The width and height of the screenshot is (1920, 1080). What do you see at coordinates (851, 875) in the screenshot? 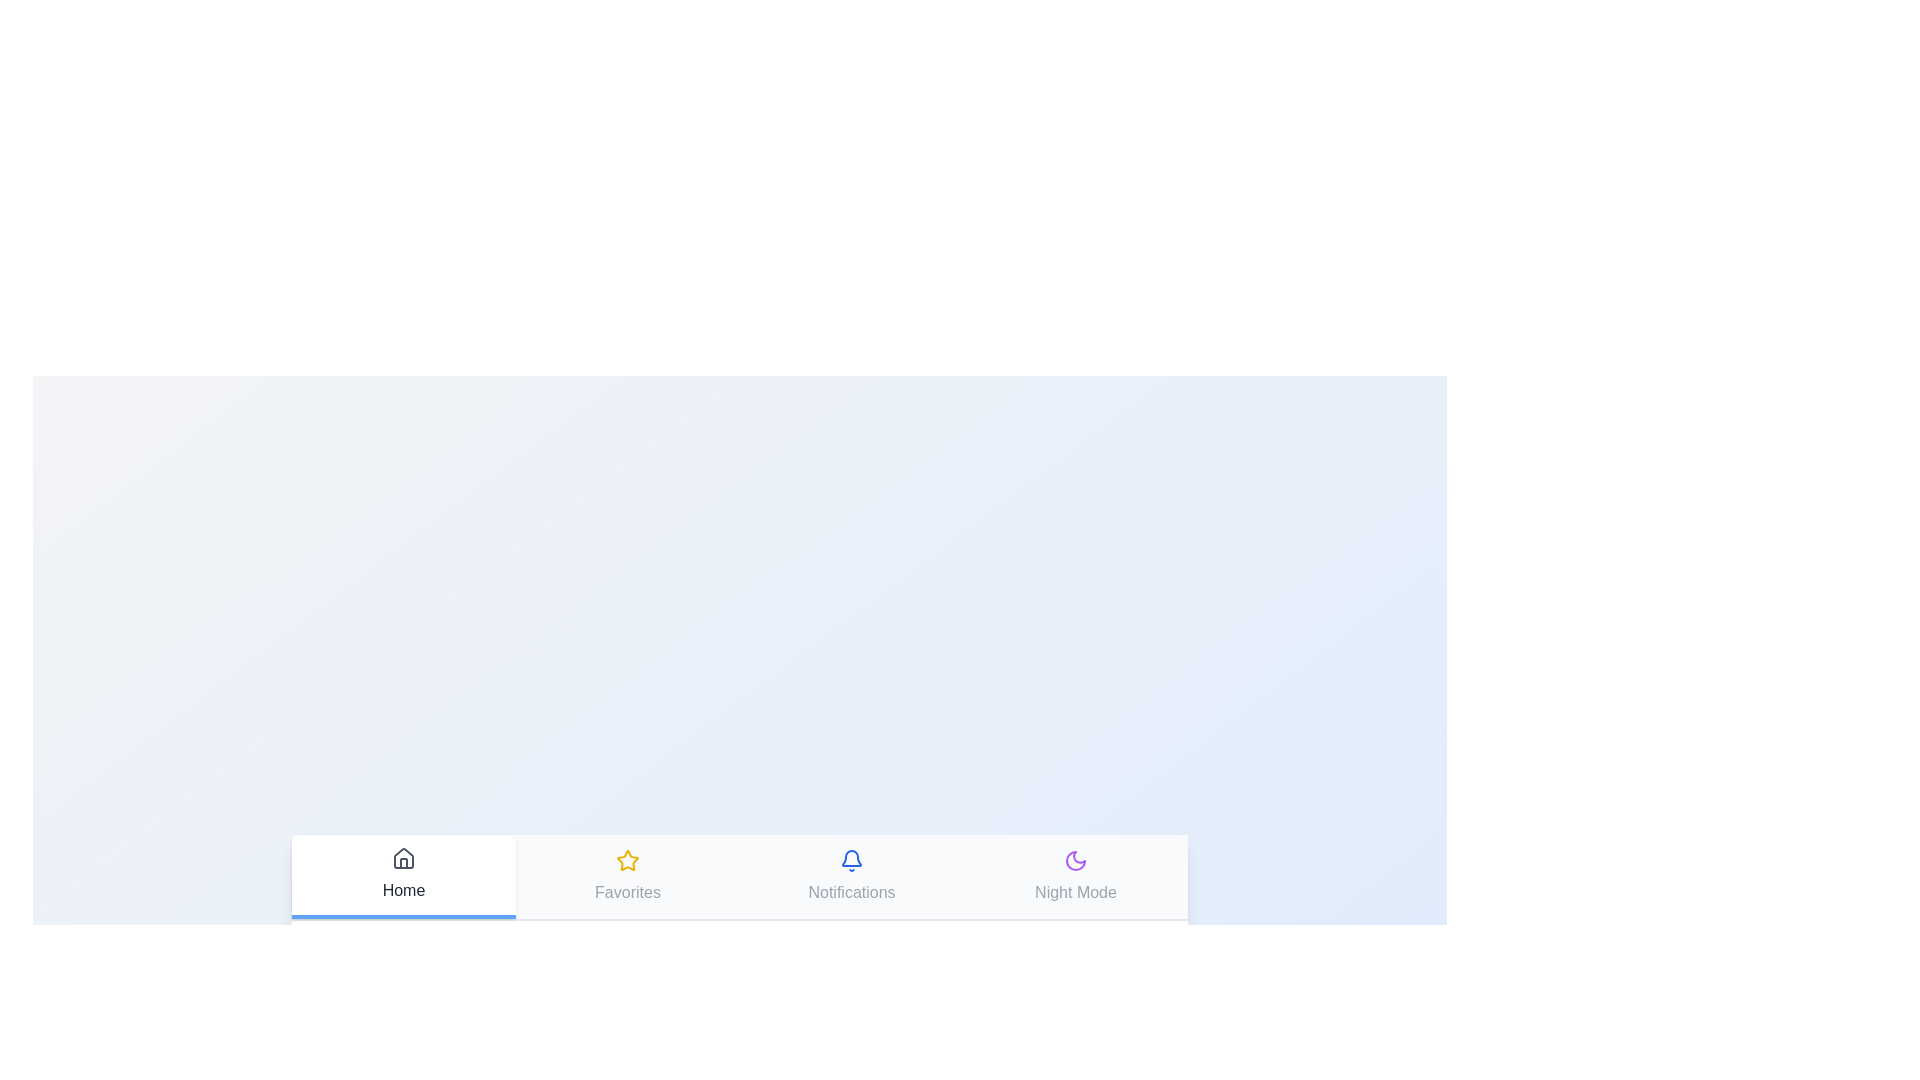
I see `the tab labeled Notifications` at bounding box center [851, 875].